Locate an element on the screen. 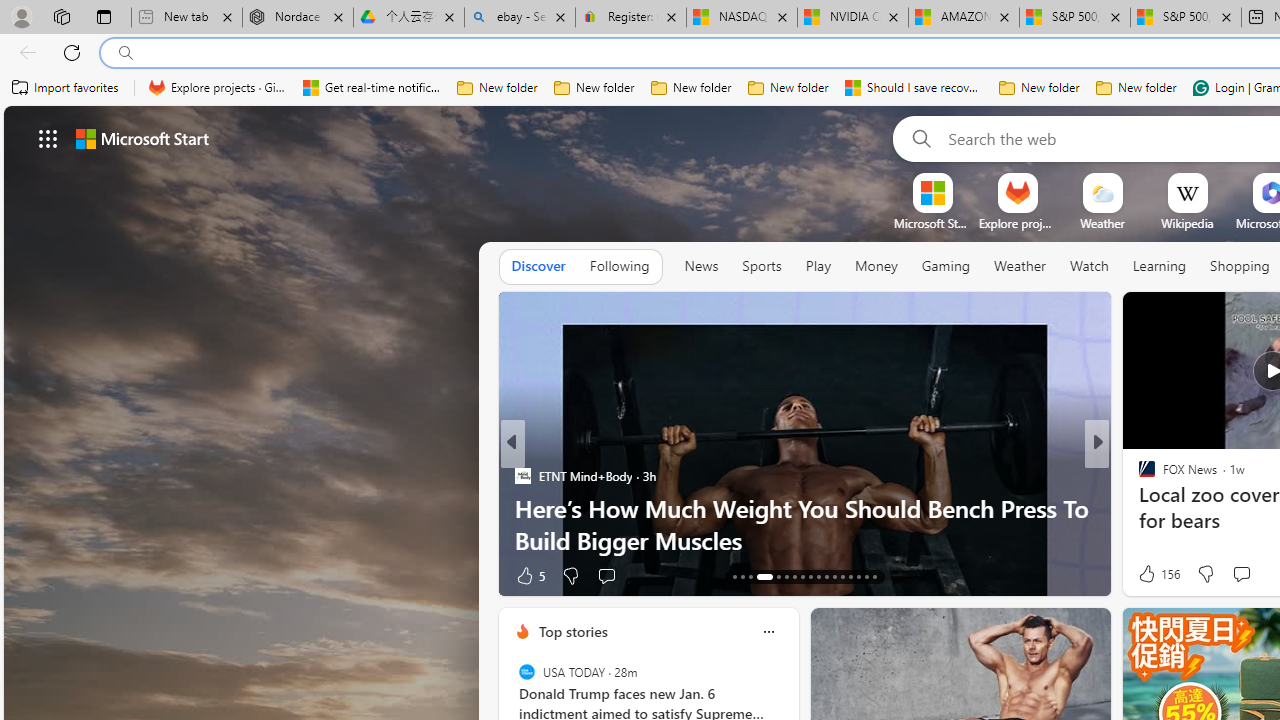  '88 Like' is located at coordinates (1149, 575).